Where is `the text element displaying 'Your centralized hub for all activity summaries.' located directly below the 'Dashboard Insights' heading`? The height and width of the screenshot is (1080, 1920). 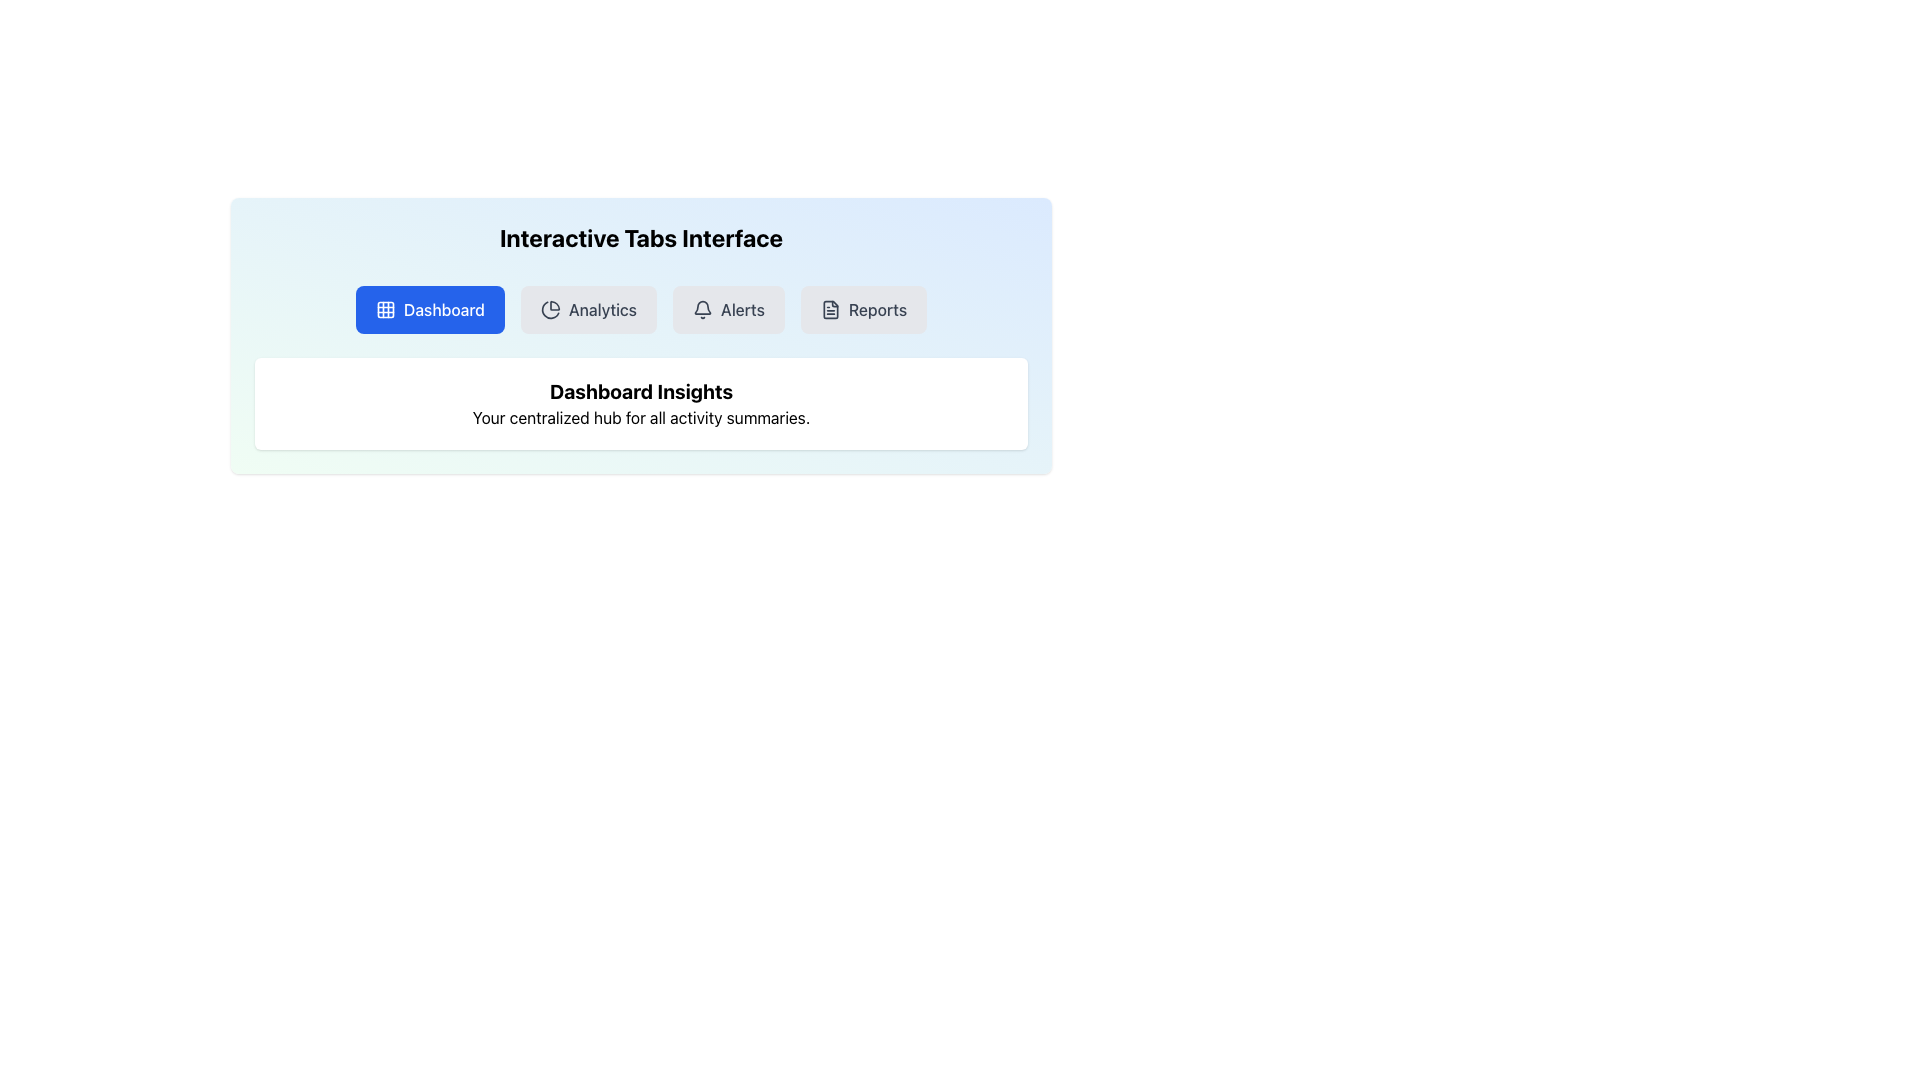 the text element displaying 'Your centralized hub for all activity summaries.' located directly below the 'Dashboard Insights' heading is located at coordinates (641, 416).